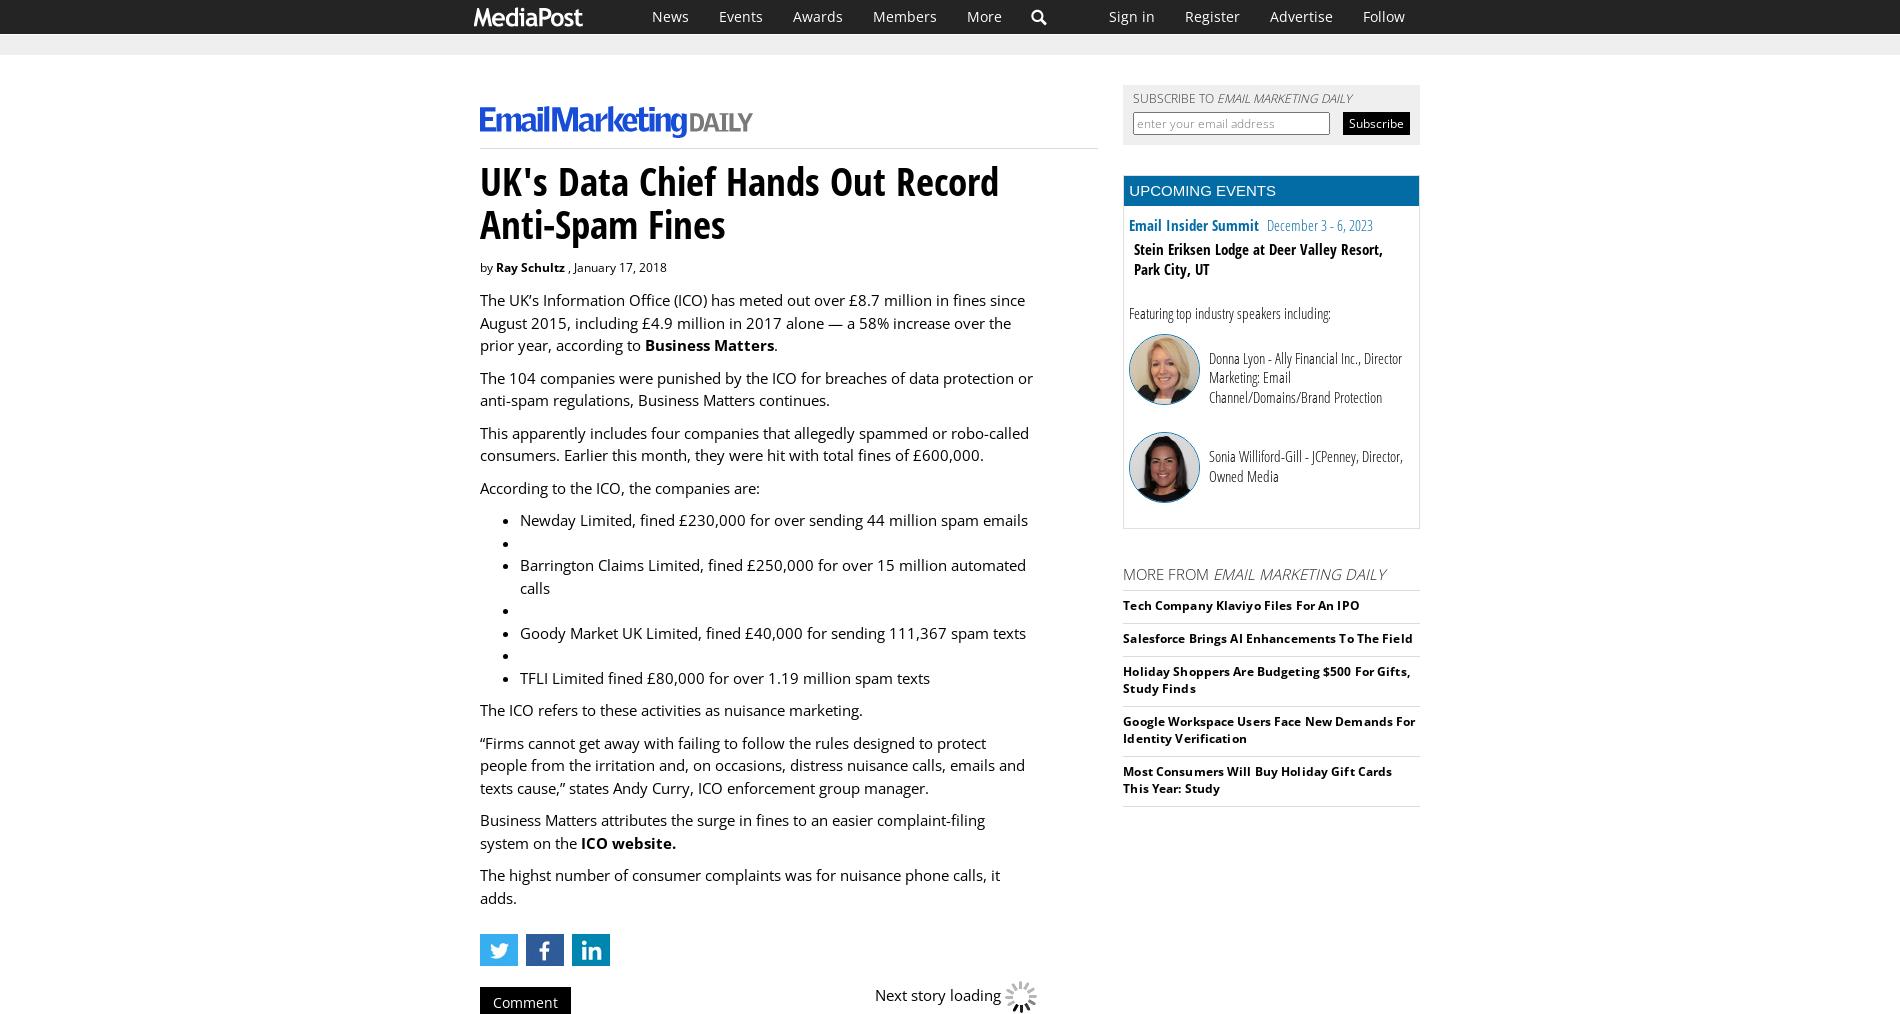  I want to click on 'Sign in', so click(1132, 15).